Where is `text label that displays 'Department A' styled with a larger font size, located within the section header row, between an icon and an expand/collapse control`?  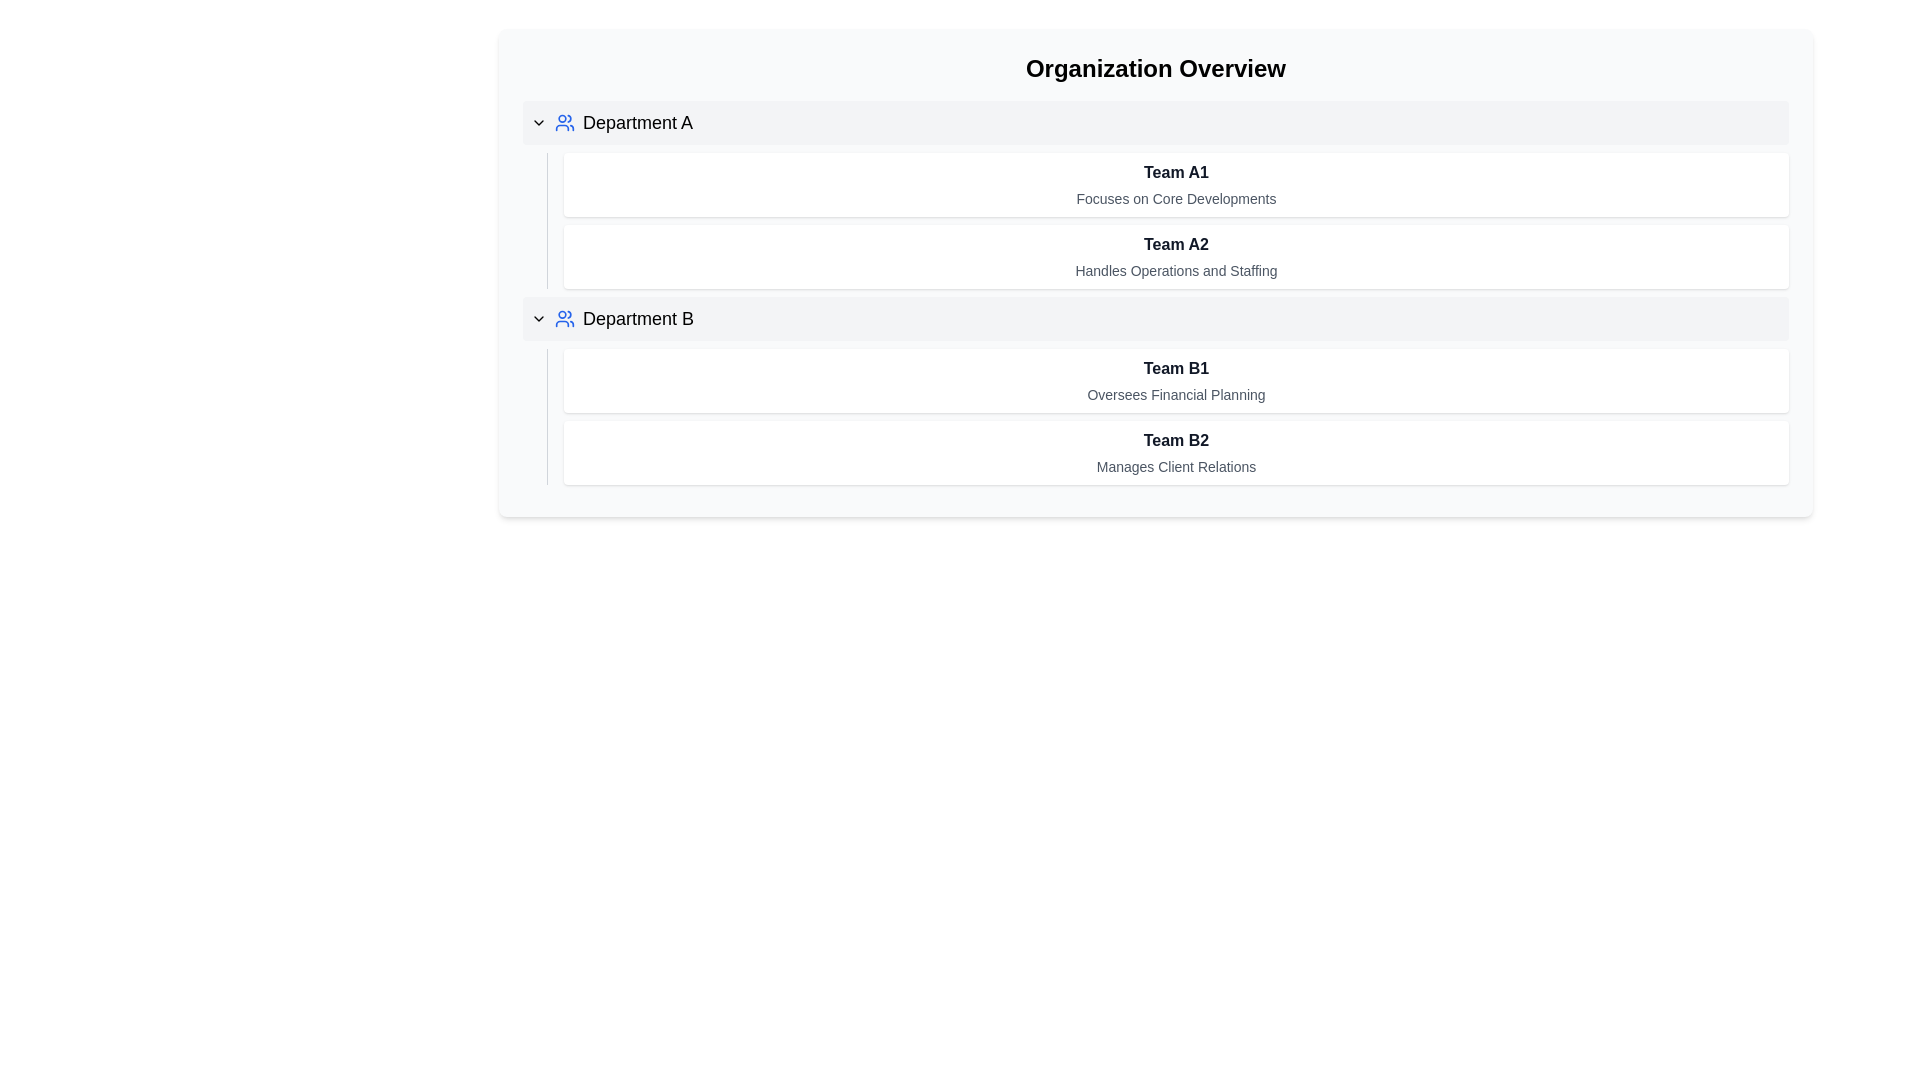
text label that displays 'Department A' styled with a larger font size, located within the section header row, between an icon and an expand/collapse control is located at coordinates (637, 123).